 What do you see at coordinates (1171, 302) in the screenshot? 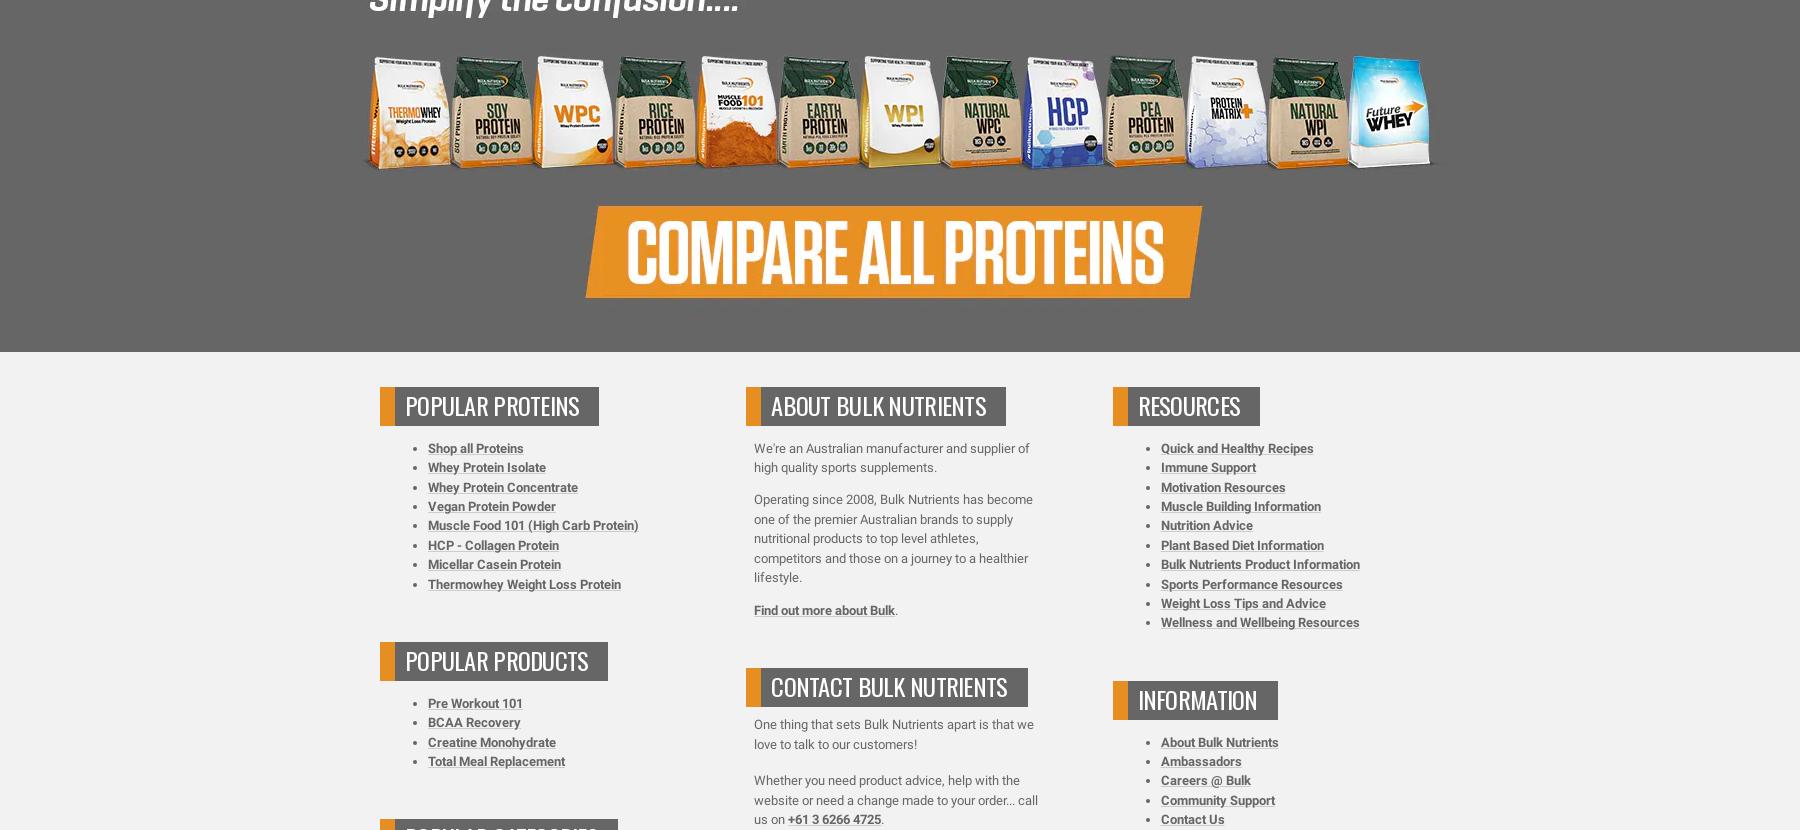
I see `'Sitemap'` at bounding box center [1171, 302].